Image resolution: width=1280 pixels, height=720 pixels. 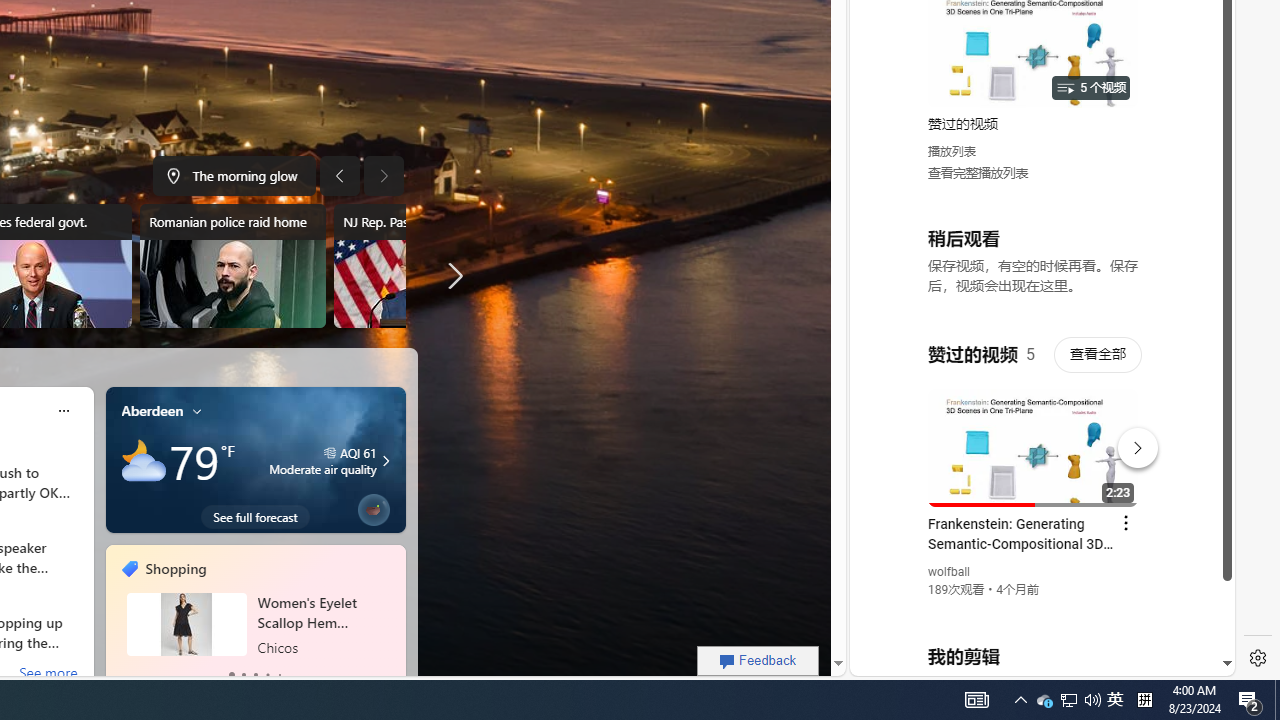 What do you see at coordinates (231, 675) in the screenshot?
I see `'tab-0'` at bounding box center [231, 675].